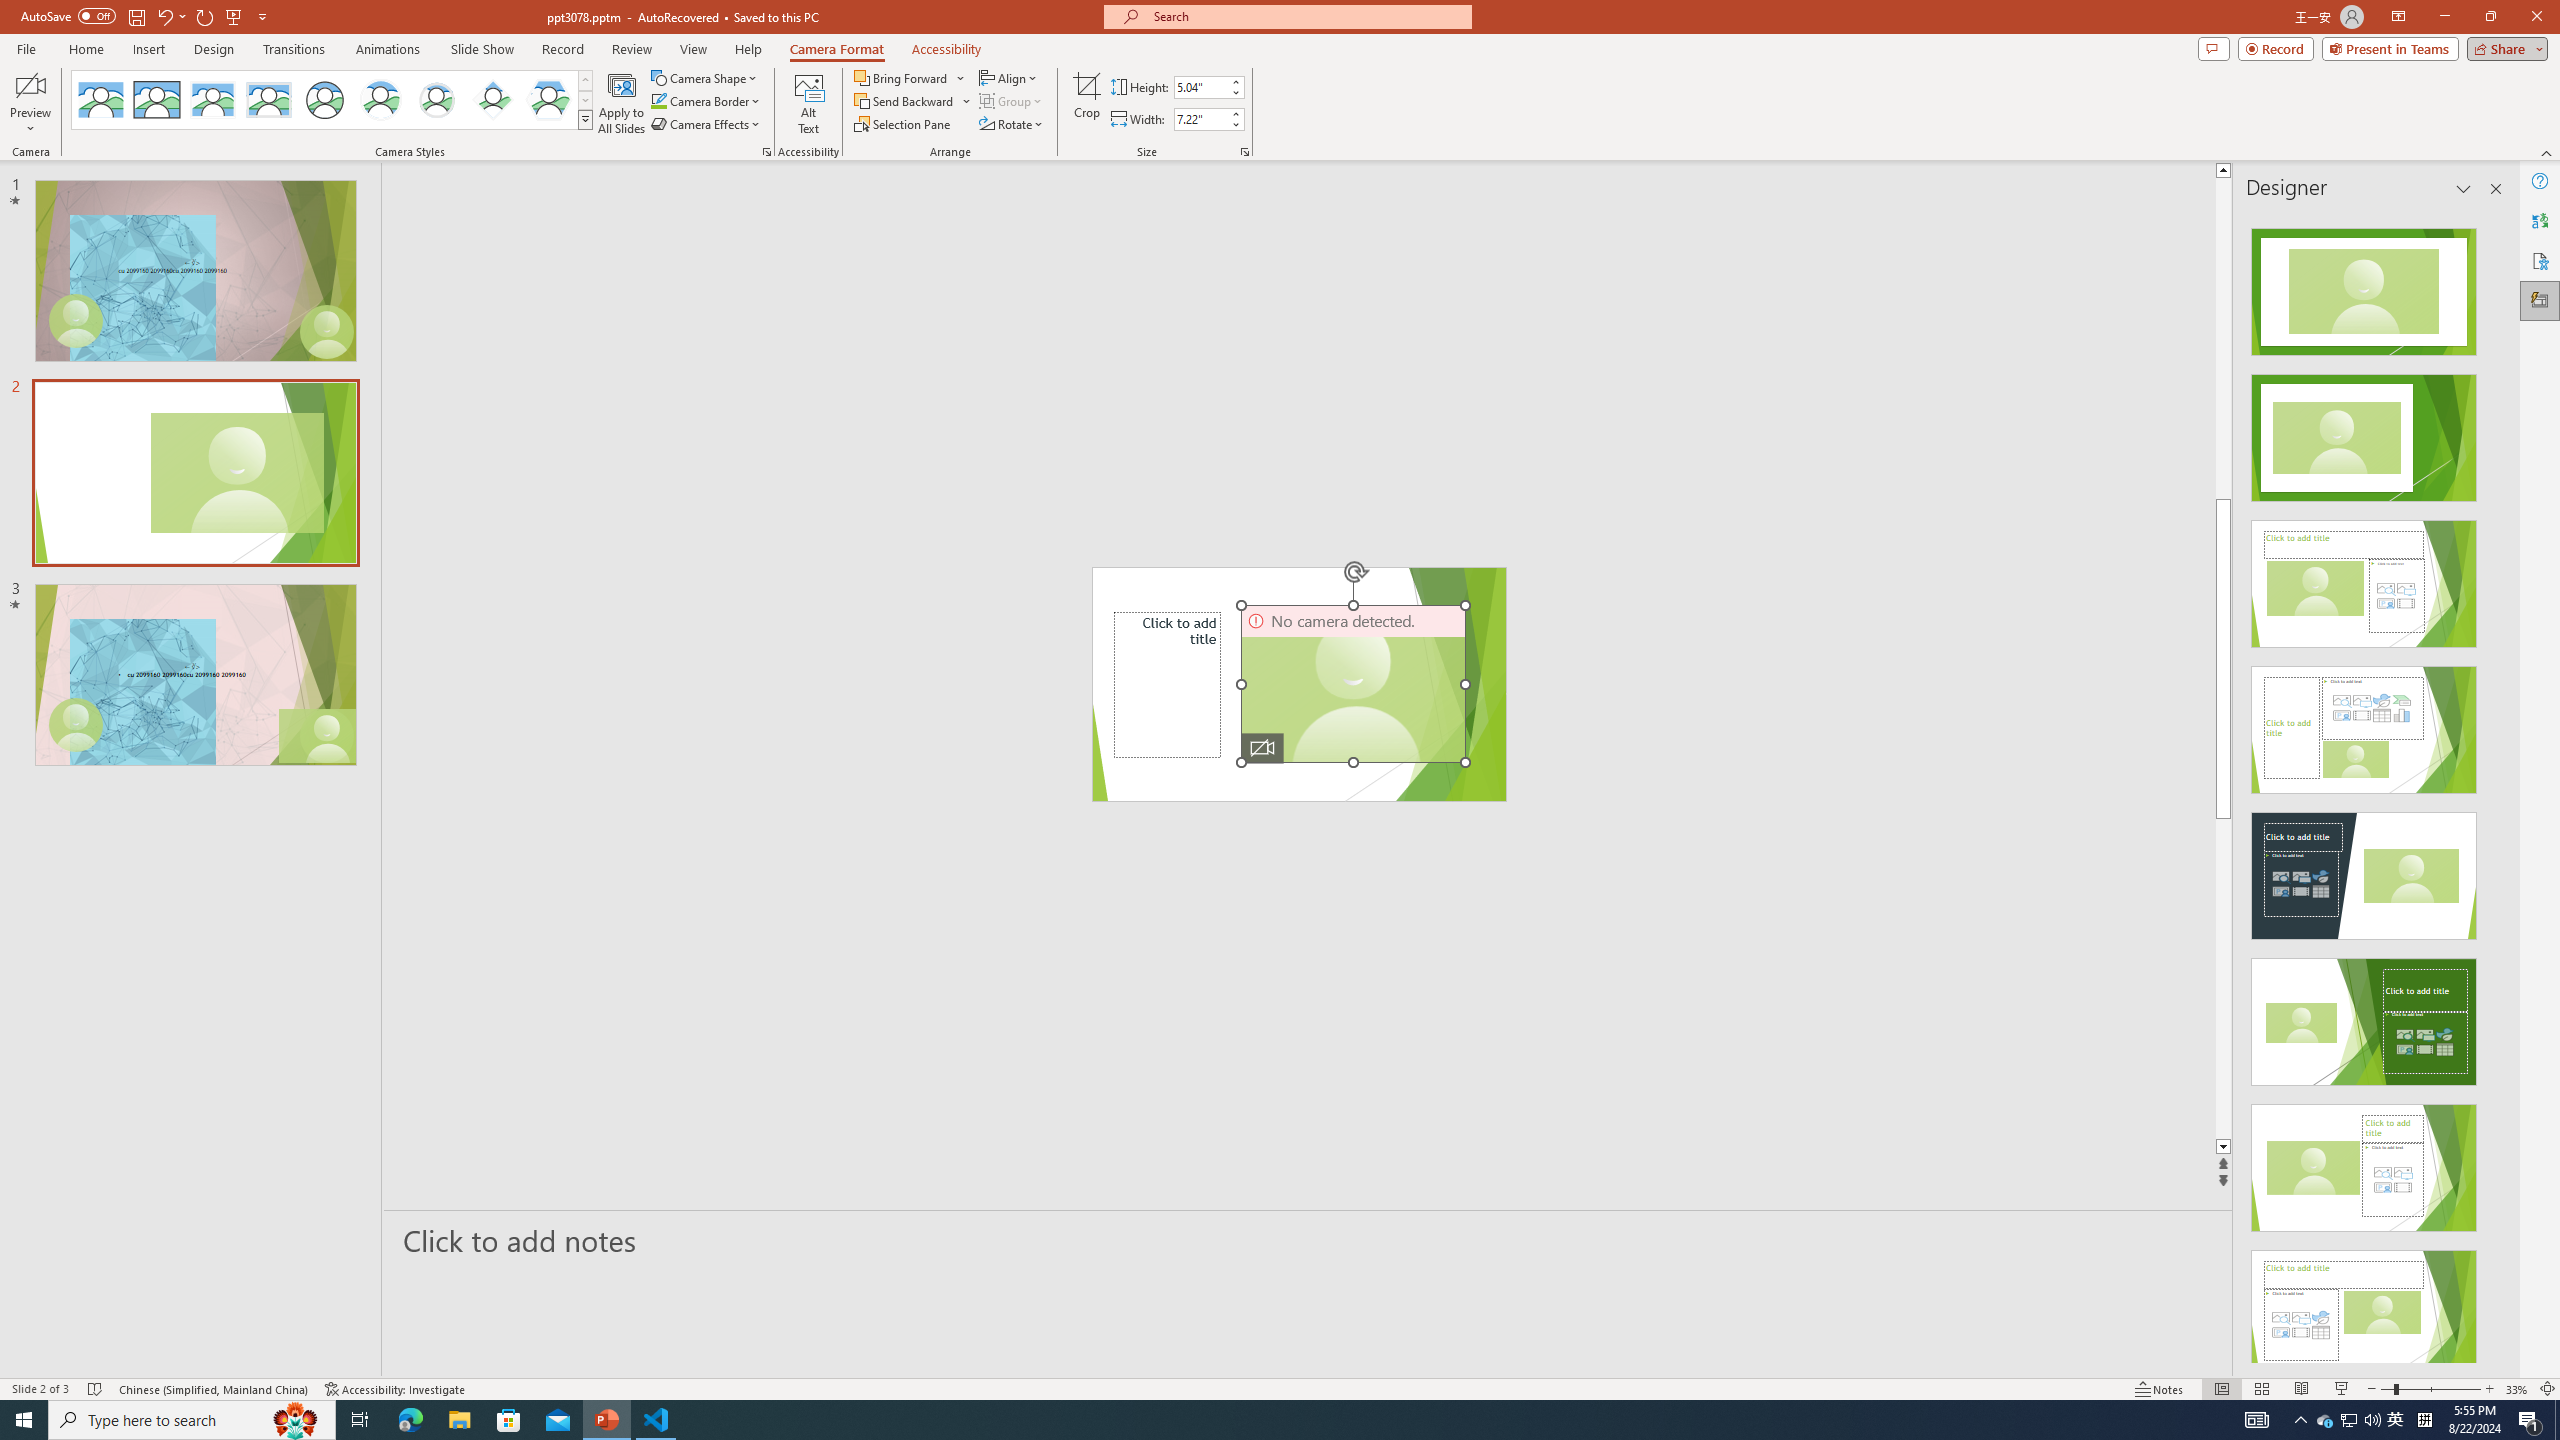 This screenshot has width=2560, height=1440. What do you see at coordinates (586, 118) in the screenshot?
I see `'Camera Styles'` at bounding box center [586, 118].